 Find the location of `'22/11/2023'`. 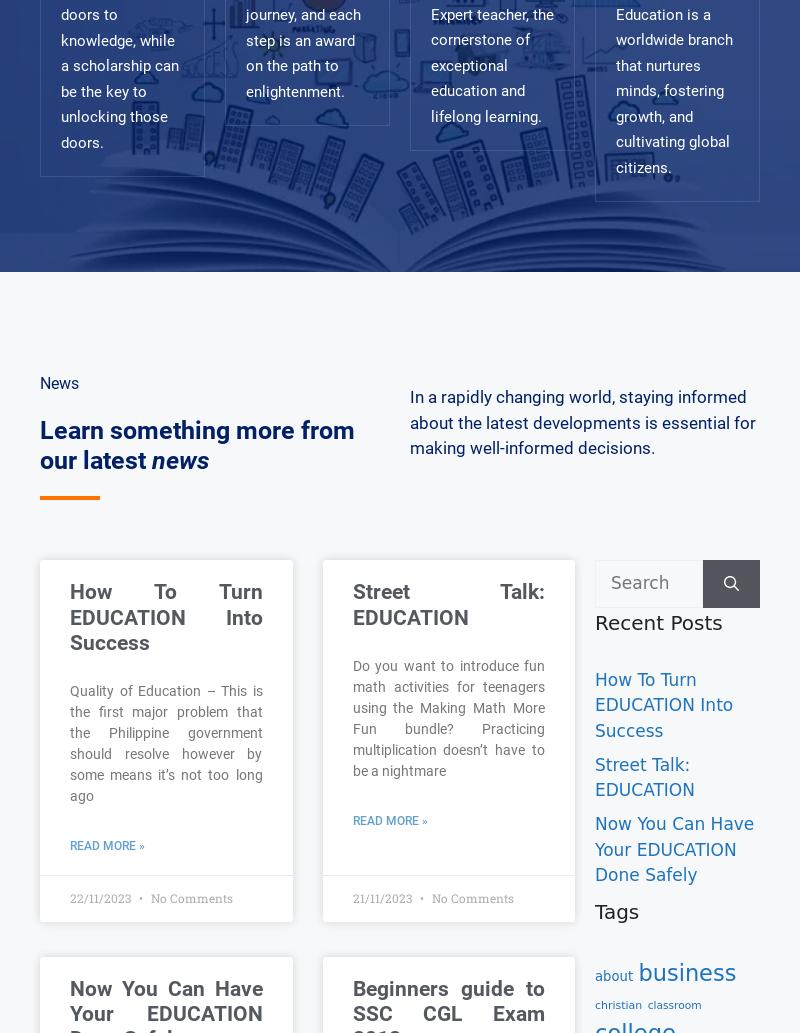

'22/11/2023' is located at coordinates (101, 896).